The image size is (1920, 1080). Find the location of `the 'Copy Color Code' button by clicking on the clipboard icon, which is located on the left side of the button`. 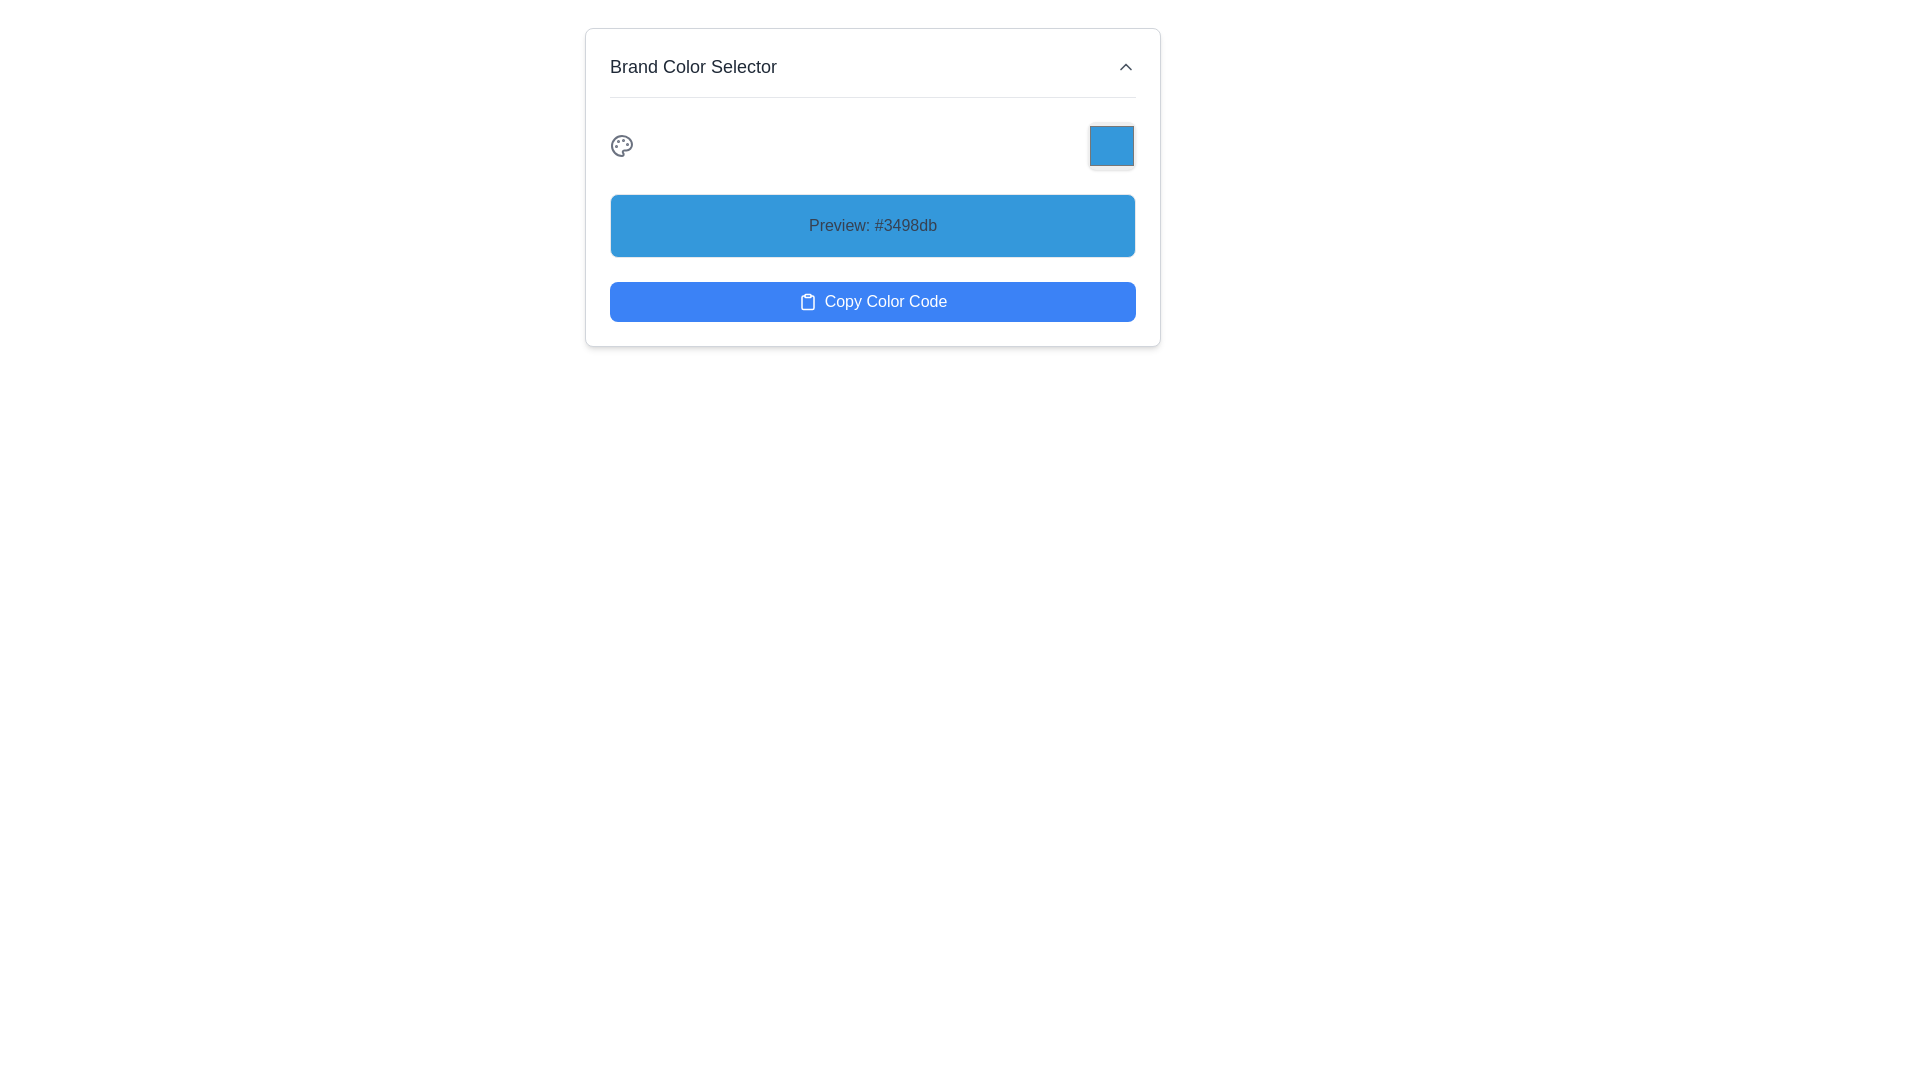

the 'Copy Color Code' button by clicking on the clipboard icon, which is located on the left side of the button is located at coordinates (807, 301).